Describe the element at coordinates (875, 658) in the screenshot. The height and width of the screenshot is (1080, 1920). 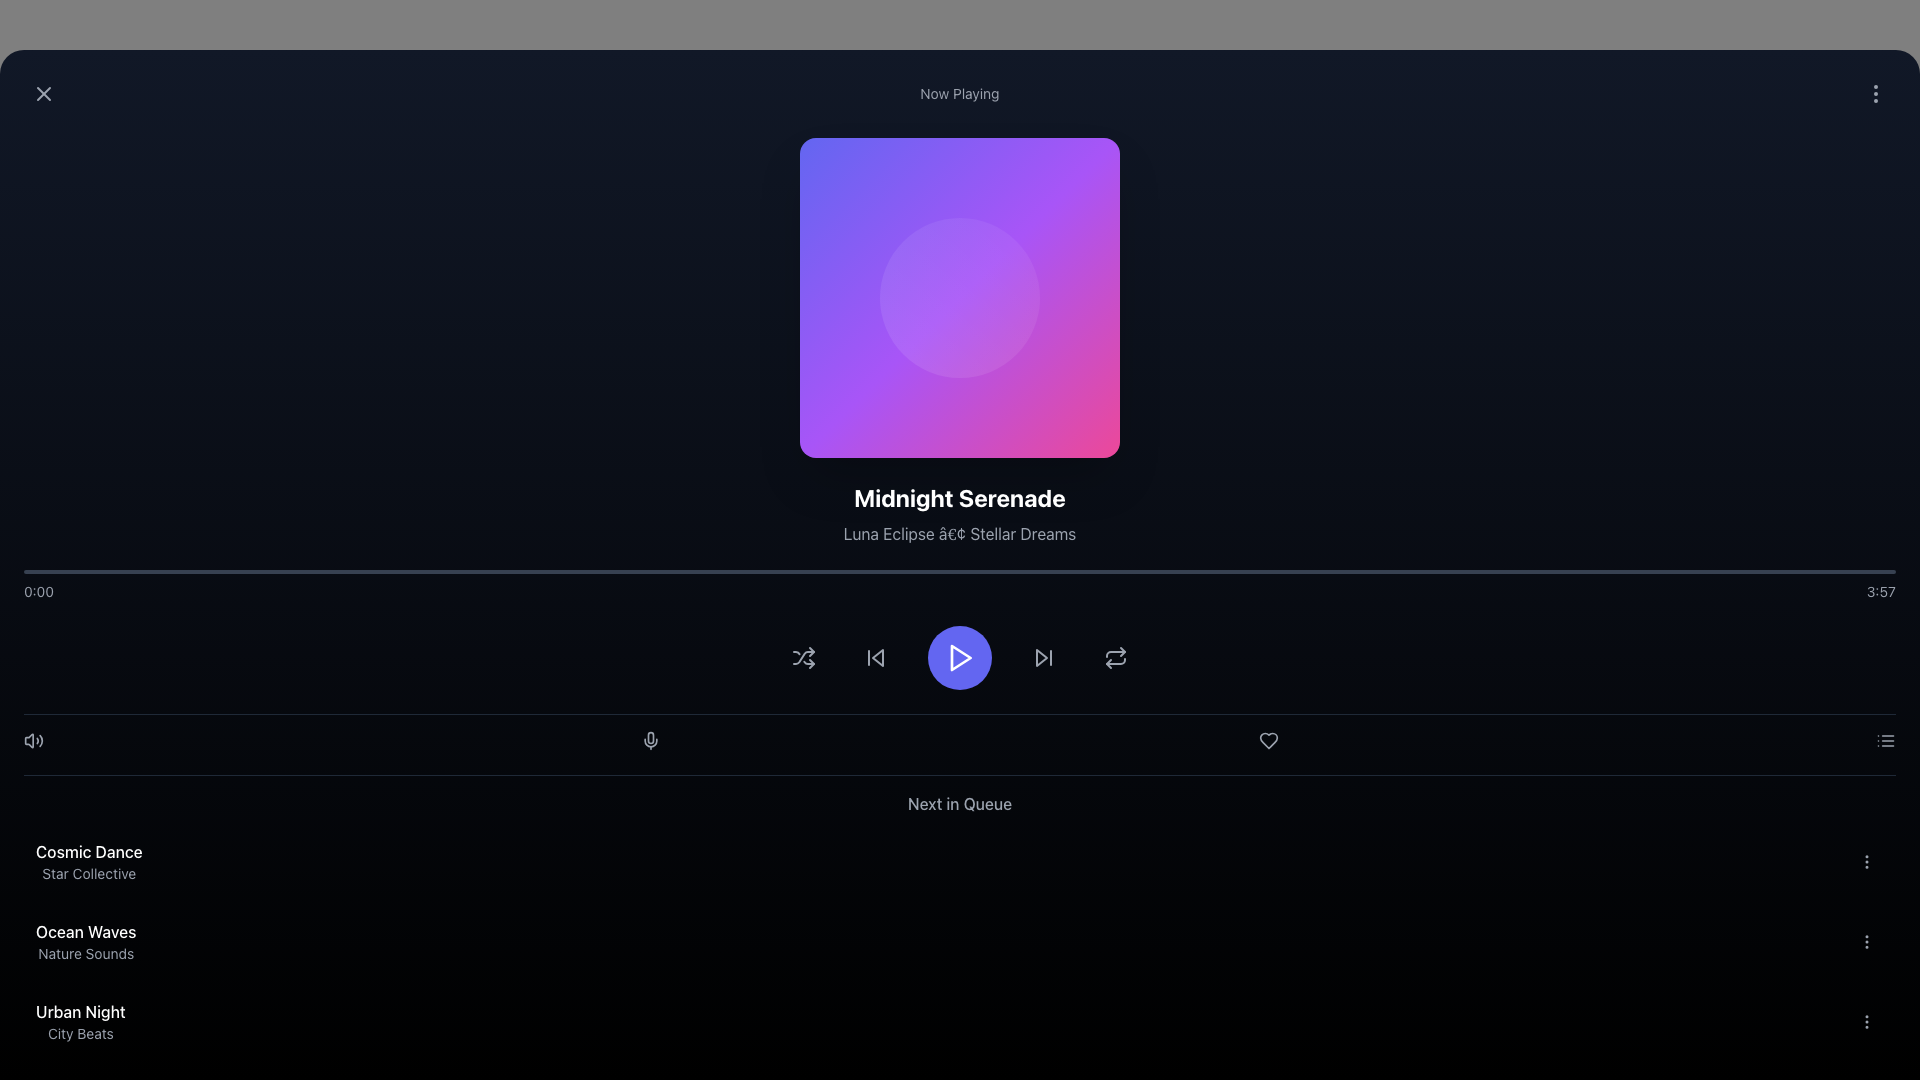
I see `the square-shaped button with rounded edges that contains a backward skip symbol` at that location.